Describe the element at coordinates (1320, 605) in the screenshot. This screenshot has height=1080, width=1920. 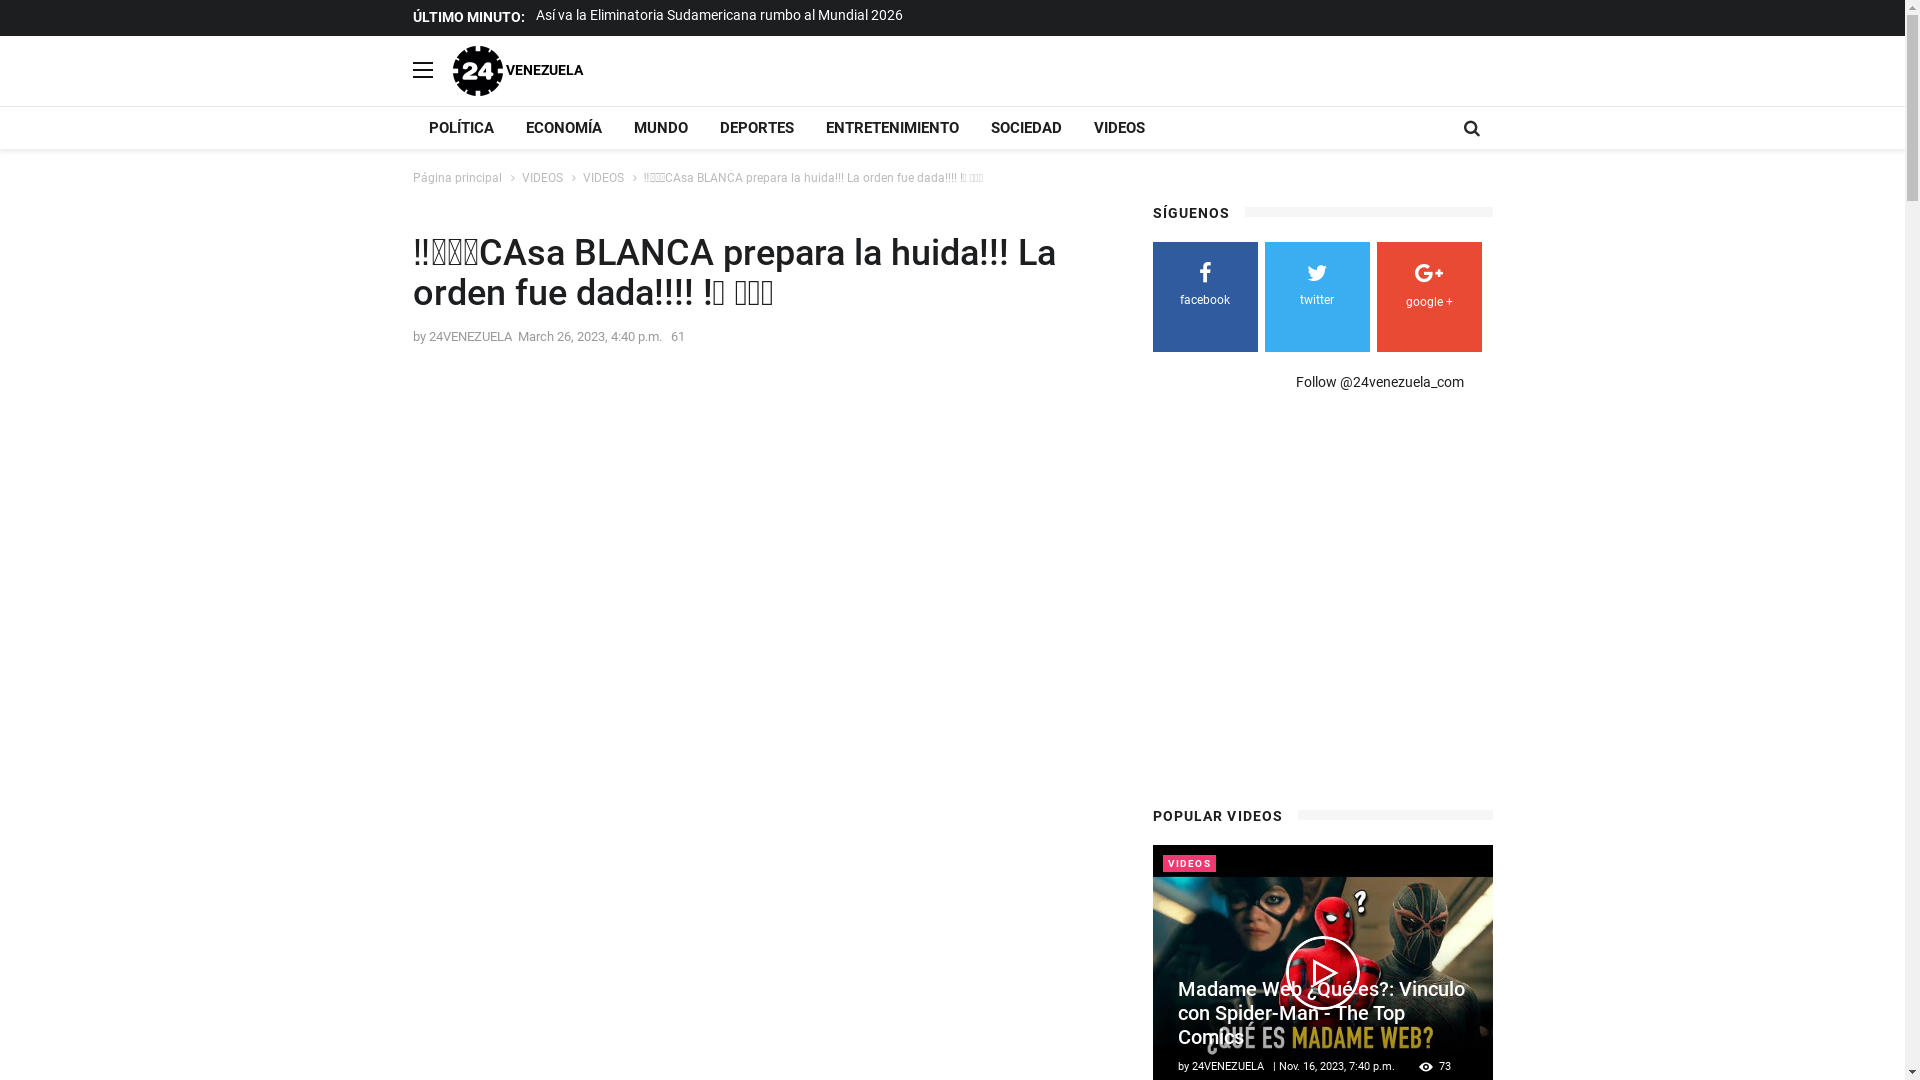
I see `'Advertisement'` at that location.